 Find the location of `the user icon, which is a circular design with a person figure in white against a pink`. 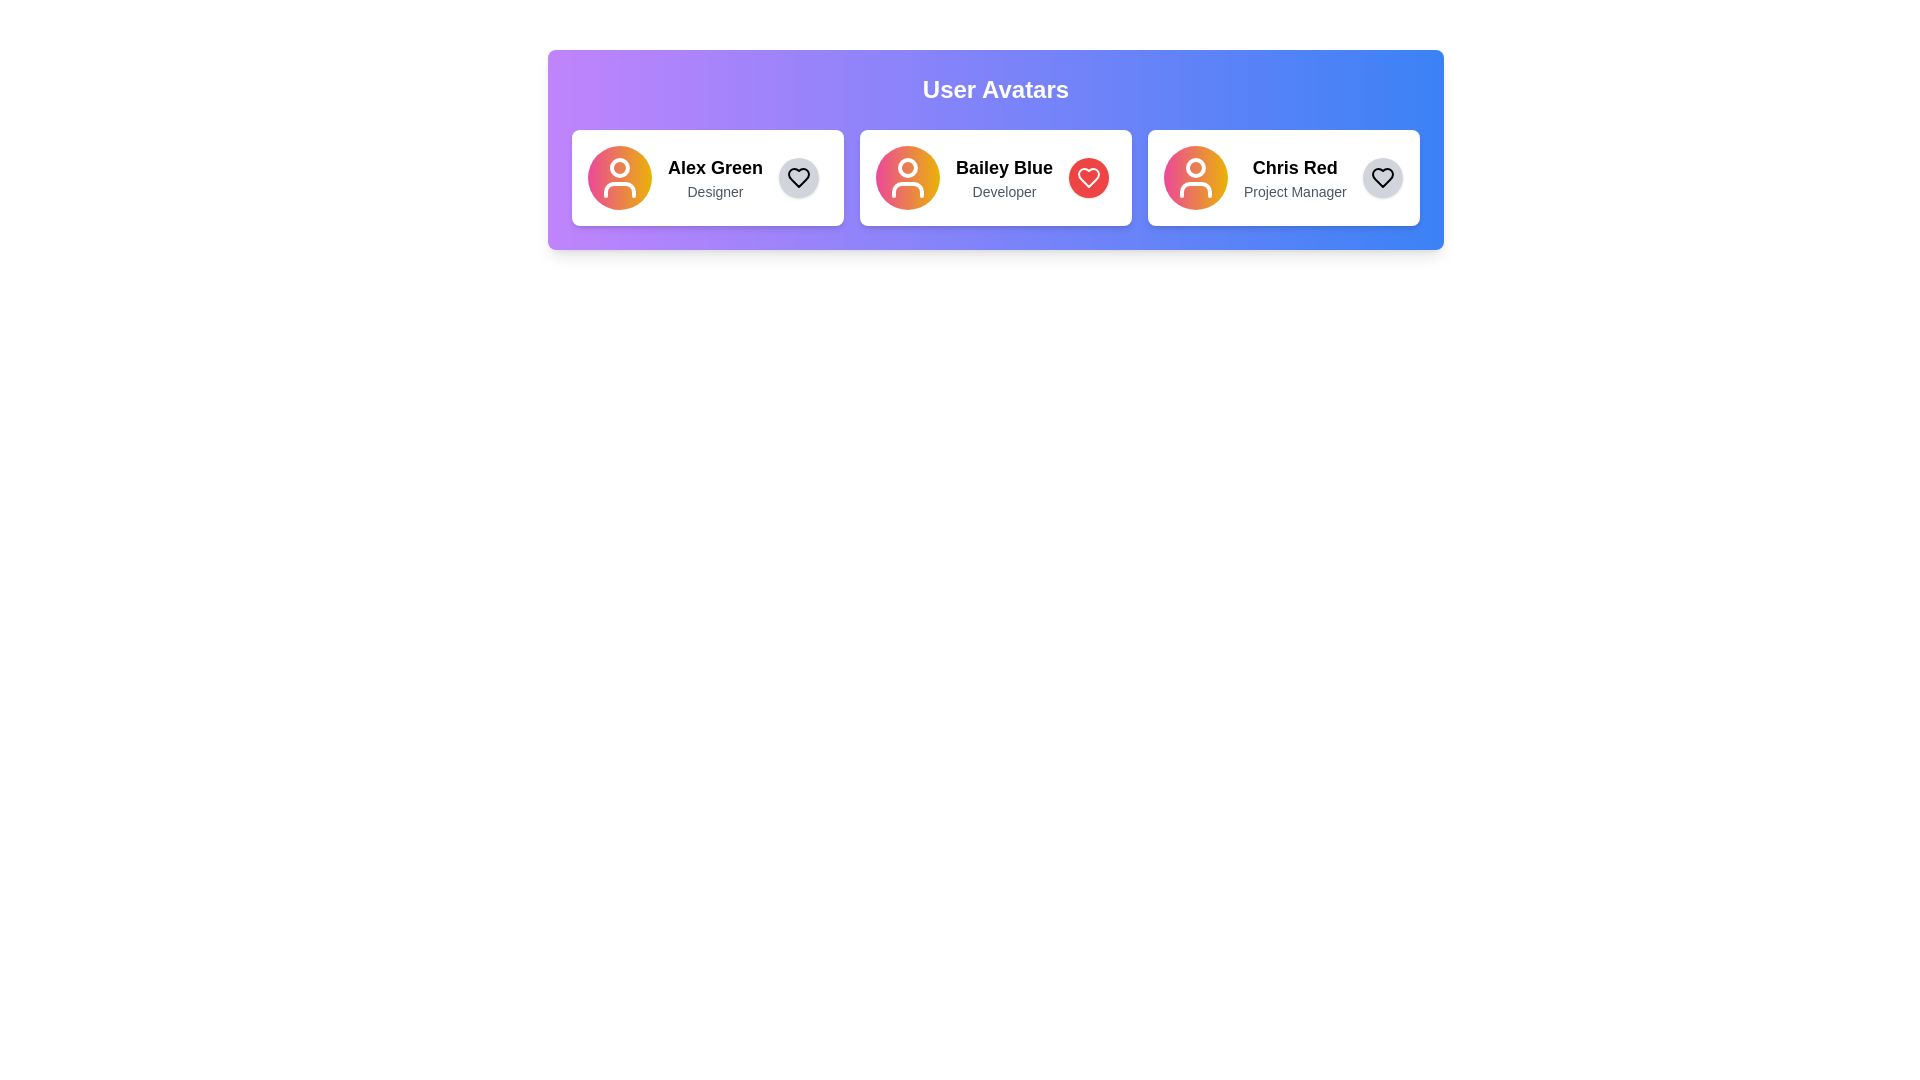

the user icon, which is a circular design with a person figure in white against a pink is located at coordinates (618, 176).